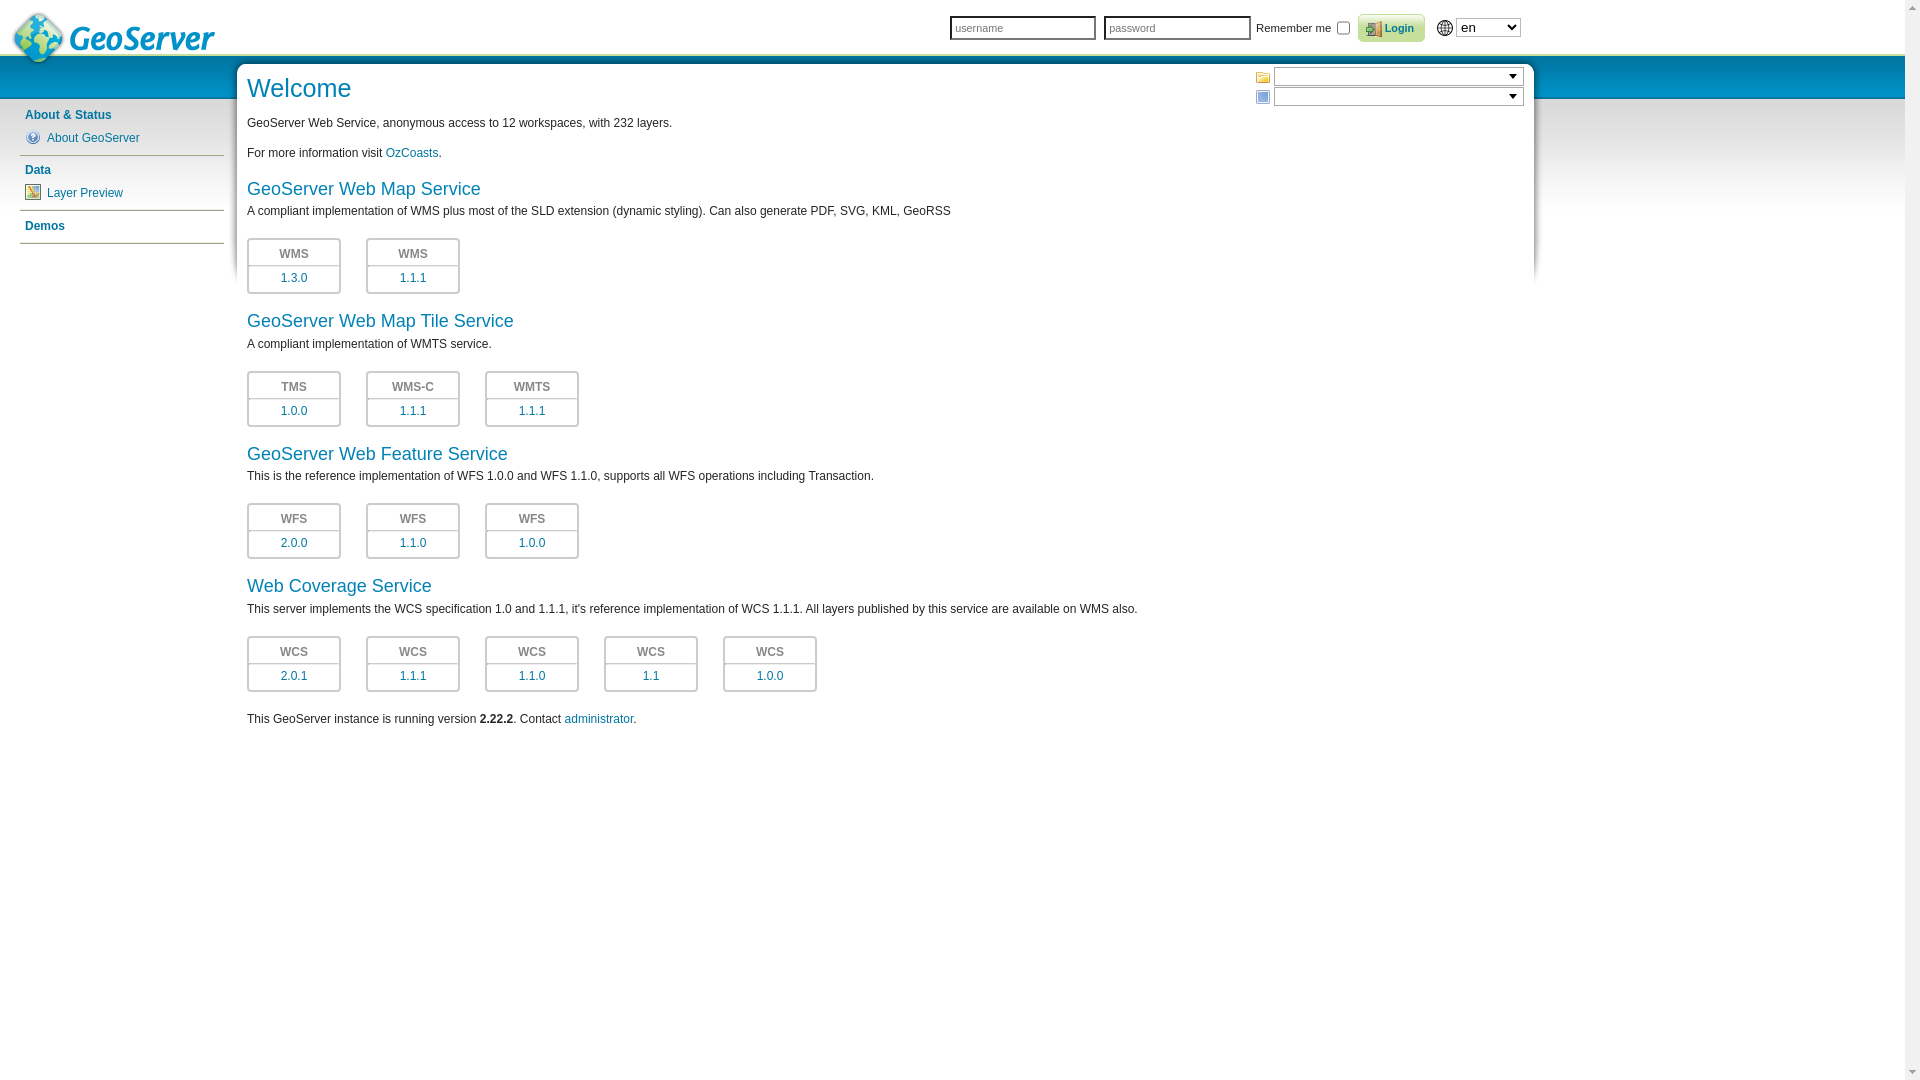 This screenshot has width=1920, height=1080. Describe the element at coordinates (120, 225) in the screenshot. I see `'Demos'` at that location.